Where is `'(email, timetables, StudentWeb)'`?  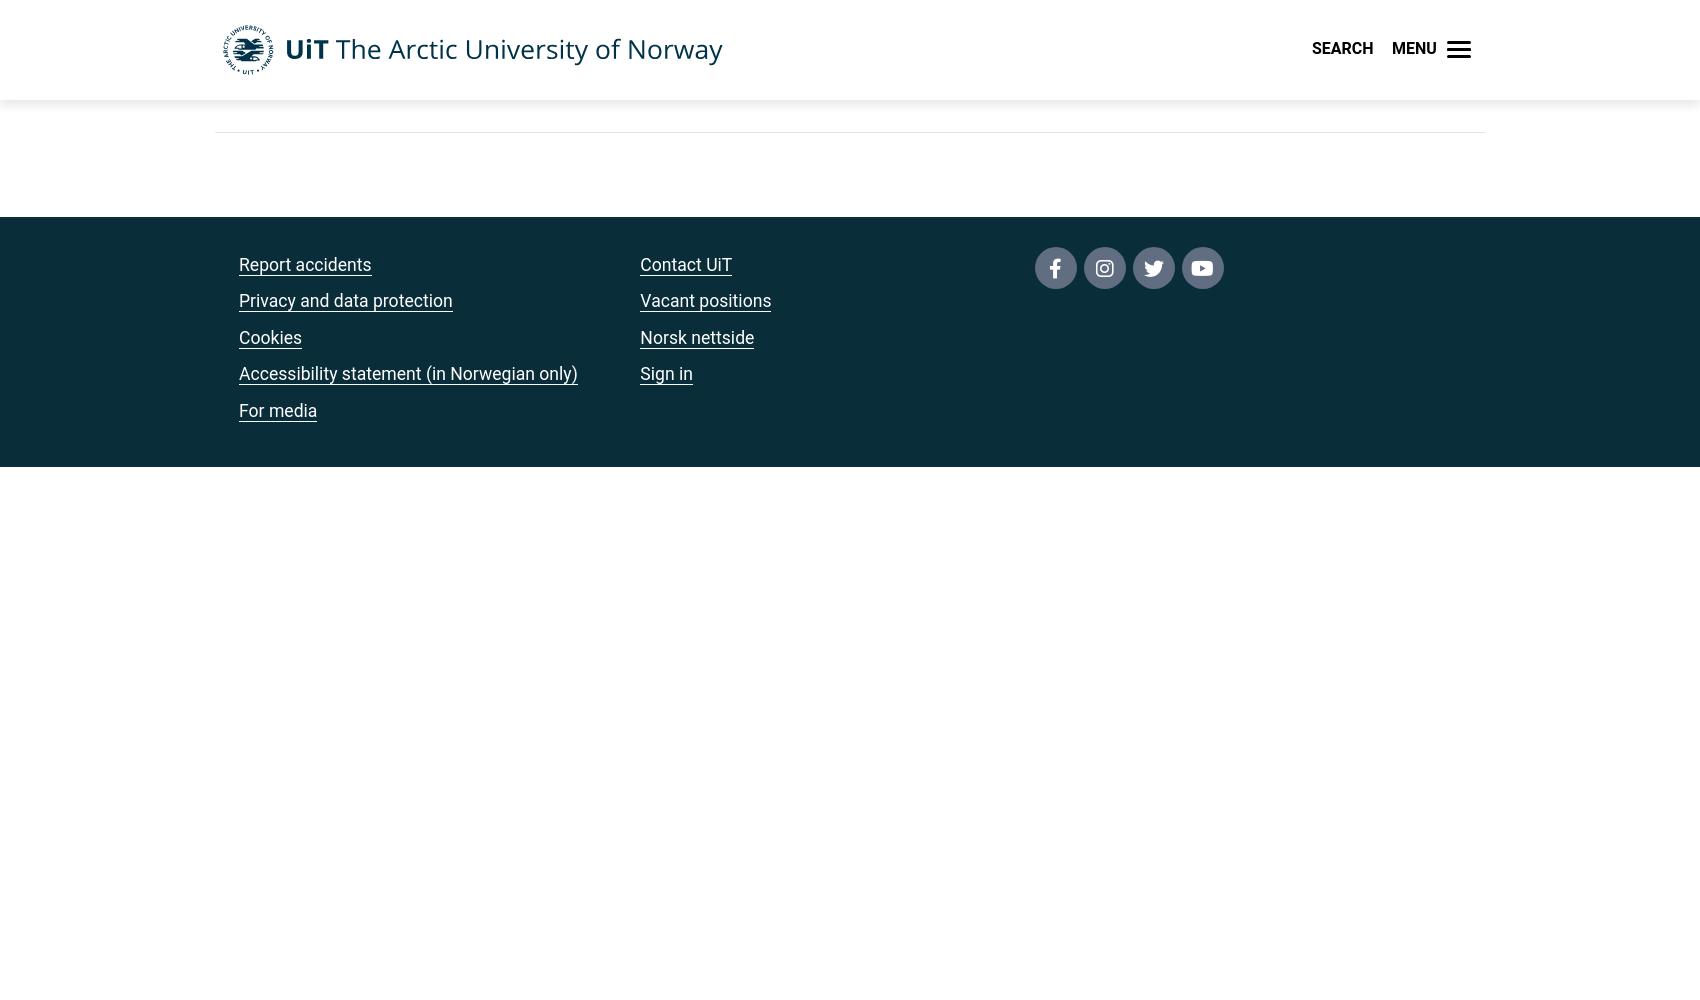 '(email, timetables, StudentWeb)' is located at coordinates (802, 367).